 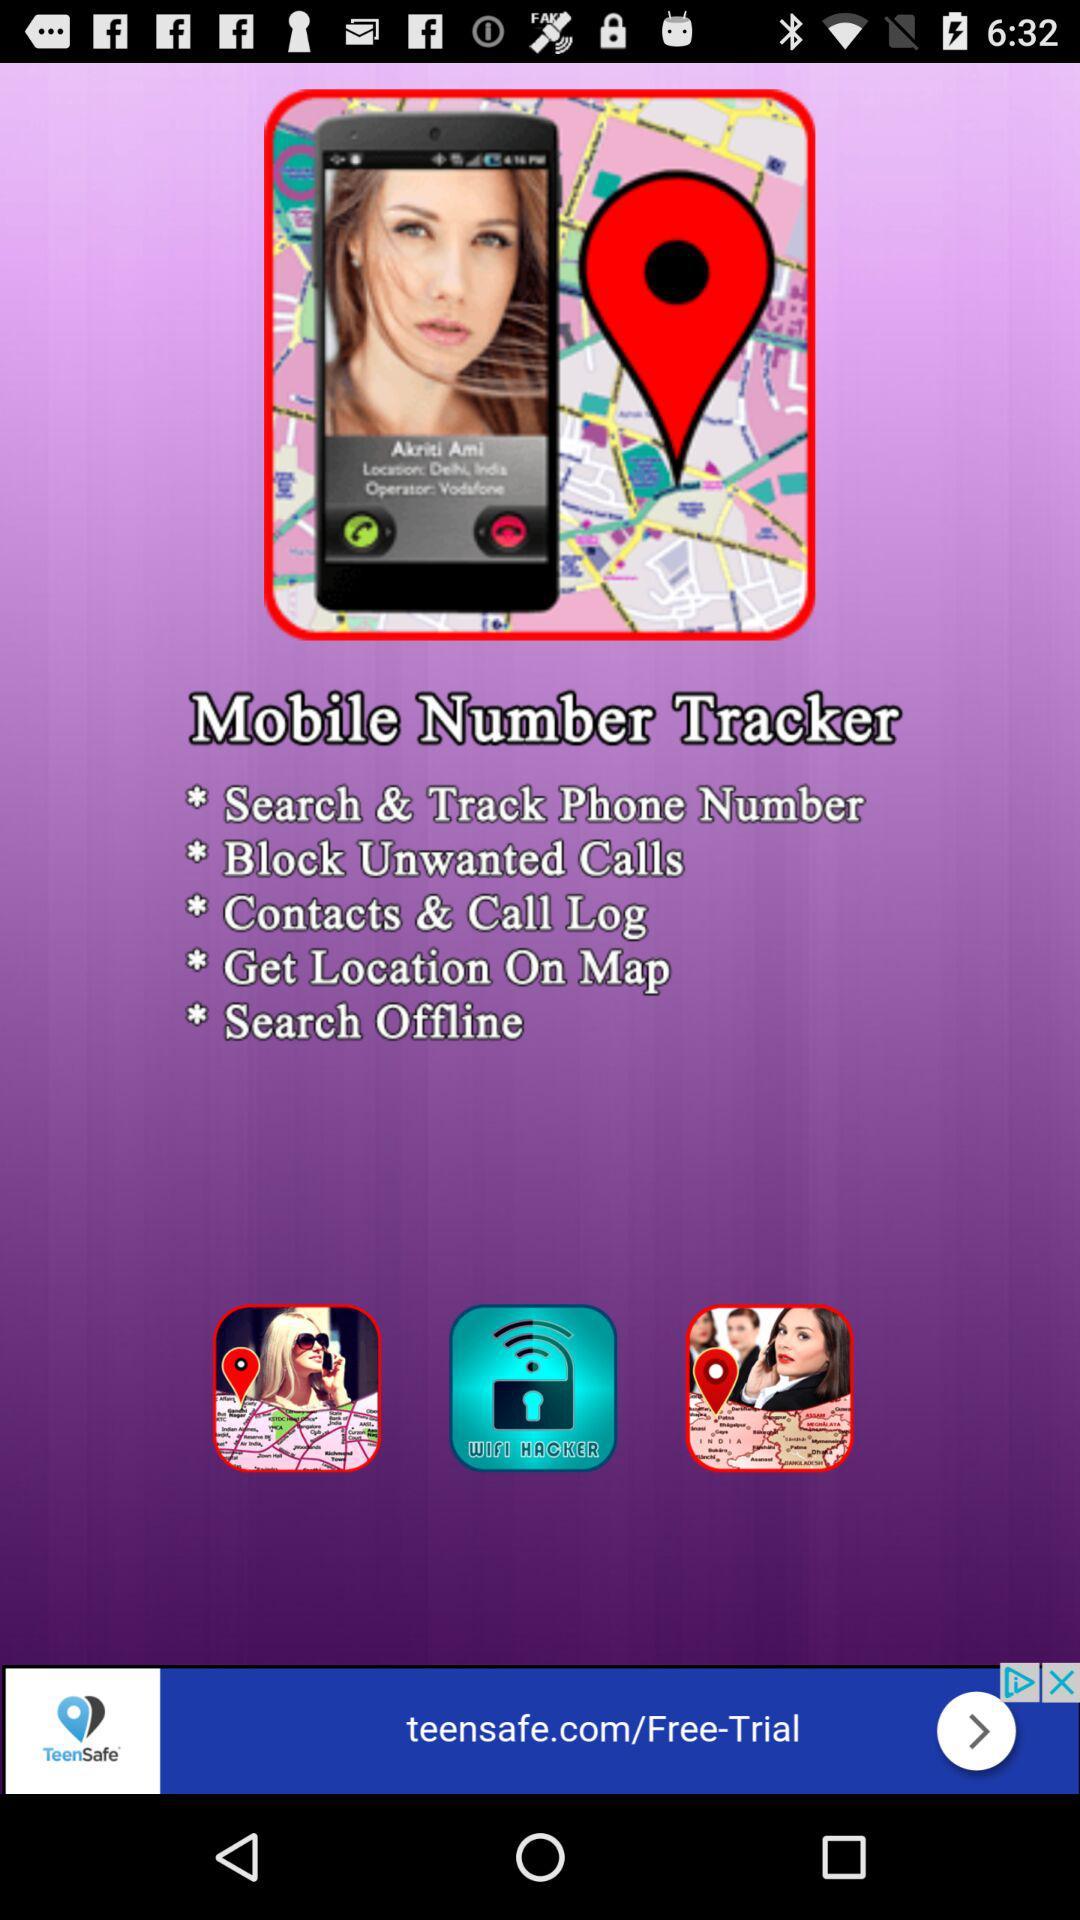 I want to click on click for gps tracker, so click(x=538, y=1393).